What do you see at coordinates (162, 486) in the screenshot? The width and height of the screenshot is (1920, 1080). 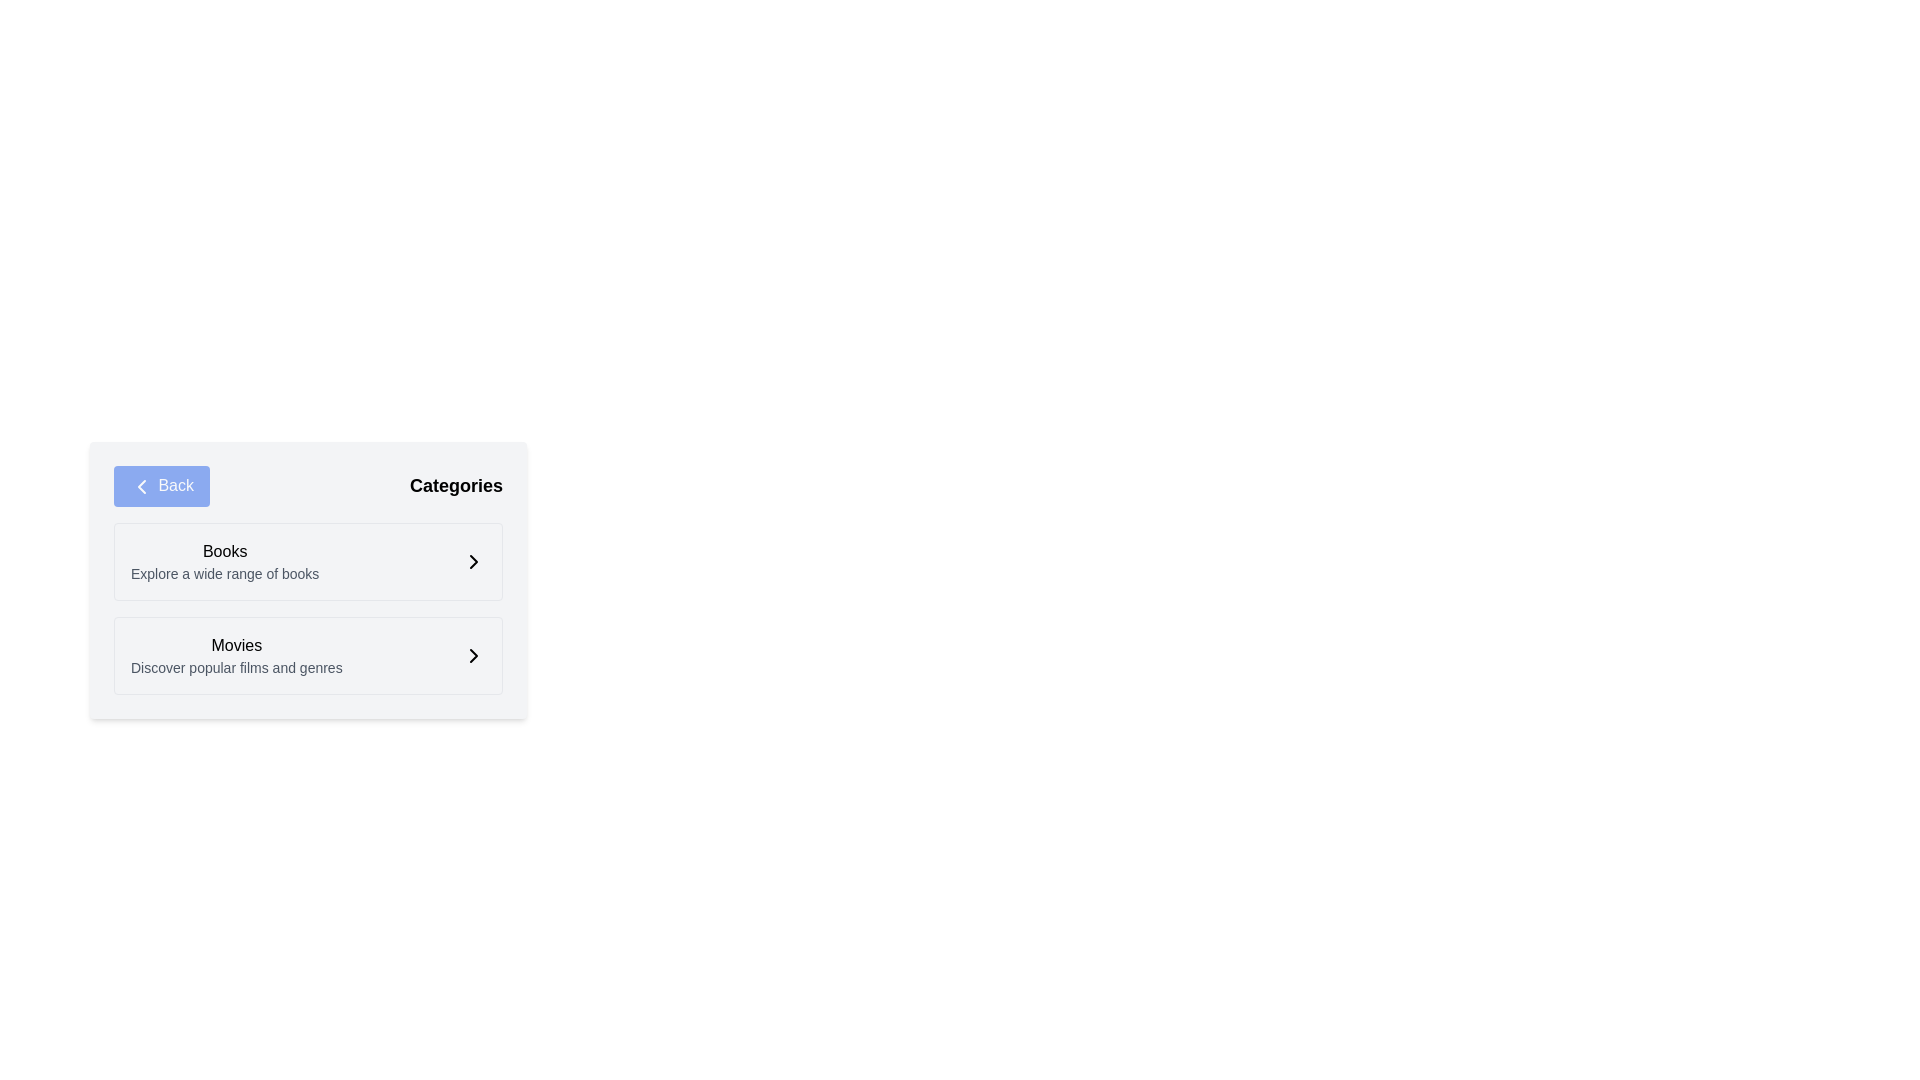 I see `the 'Back' button with a blue background and white text, which includes a leftward arrow icon` at bounding box center [162, 486].